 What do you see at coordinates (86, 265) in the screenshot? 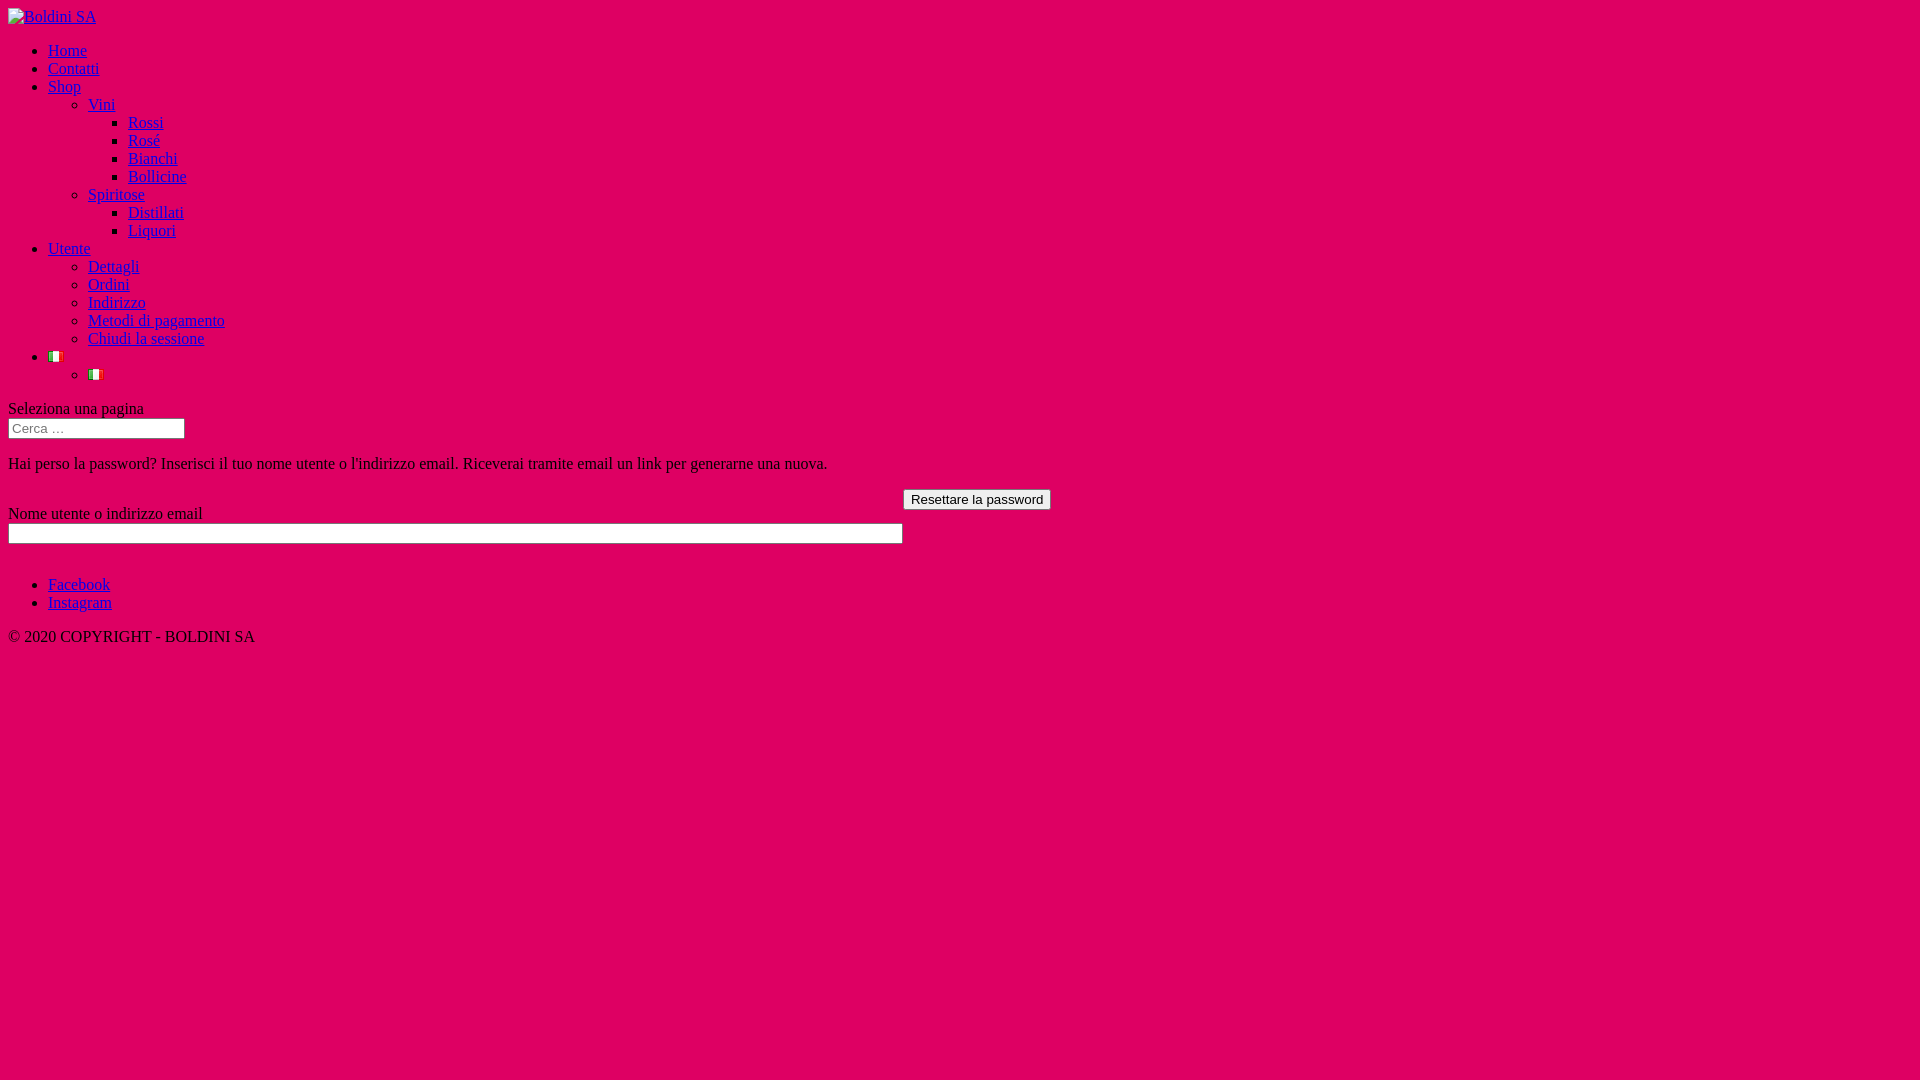
I see `'Dettagli'` at bounding box center [86, 265].